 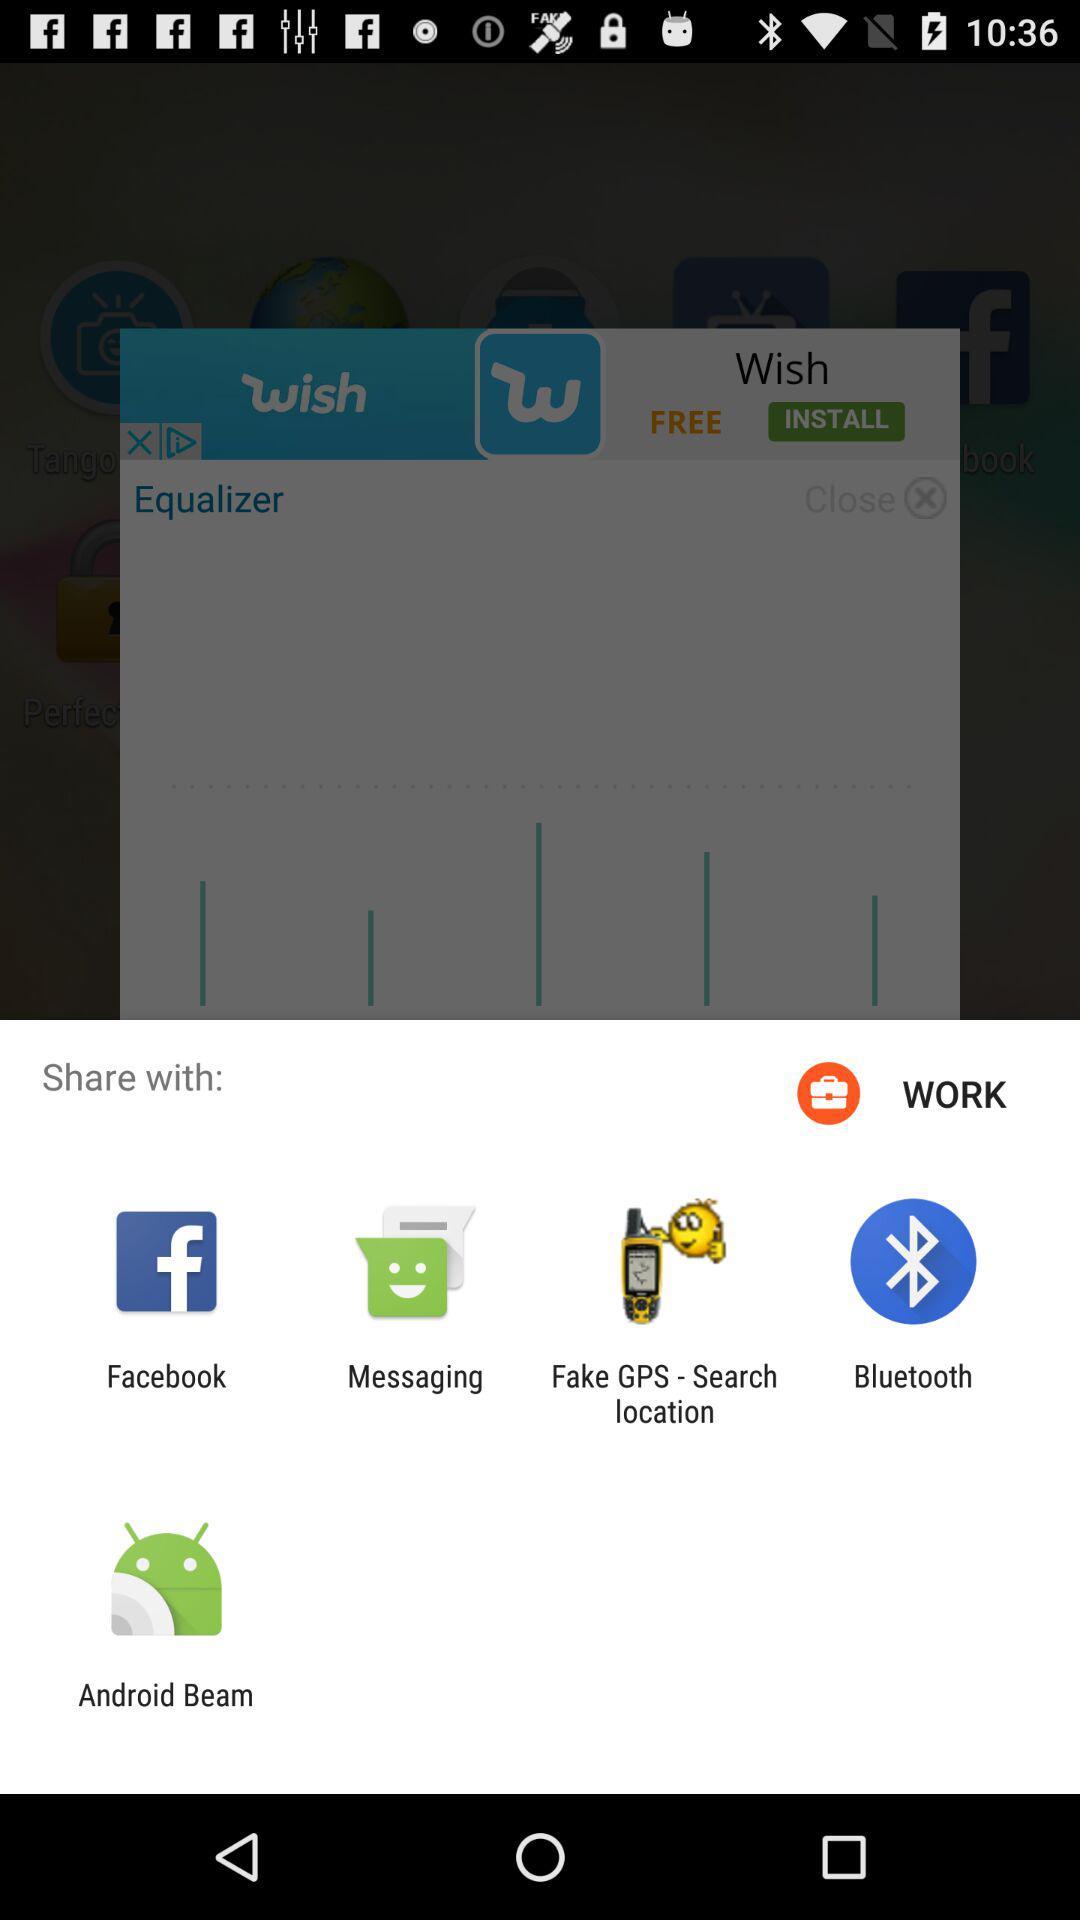 What do you see at coordinates (664, 1392) in the screenshot?
I see `app to the left of the bluetooth icon` at bounding box center [664, 1392].